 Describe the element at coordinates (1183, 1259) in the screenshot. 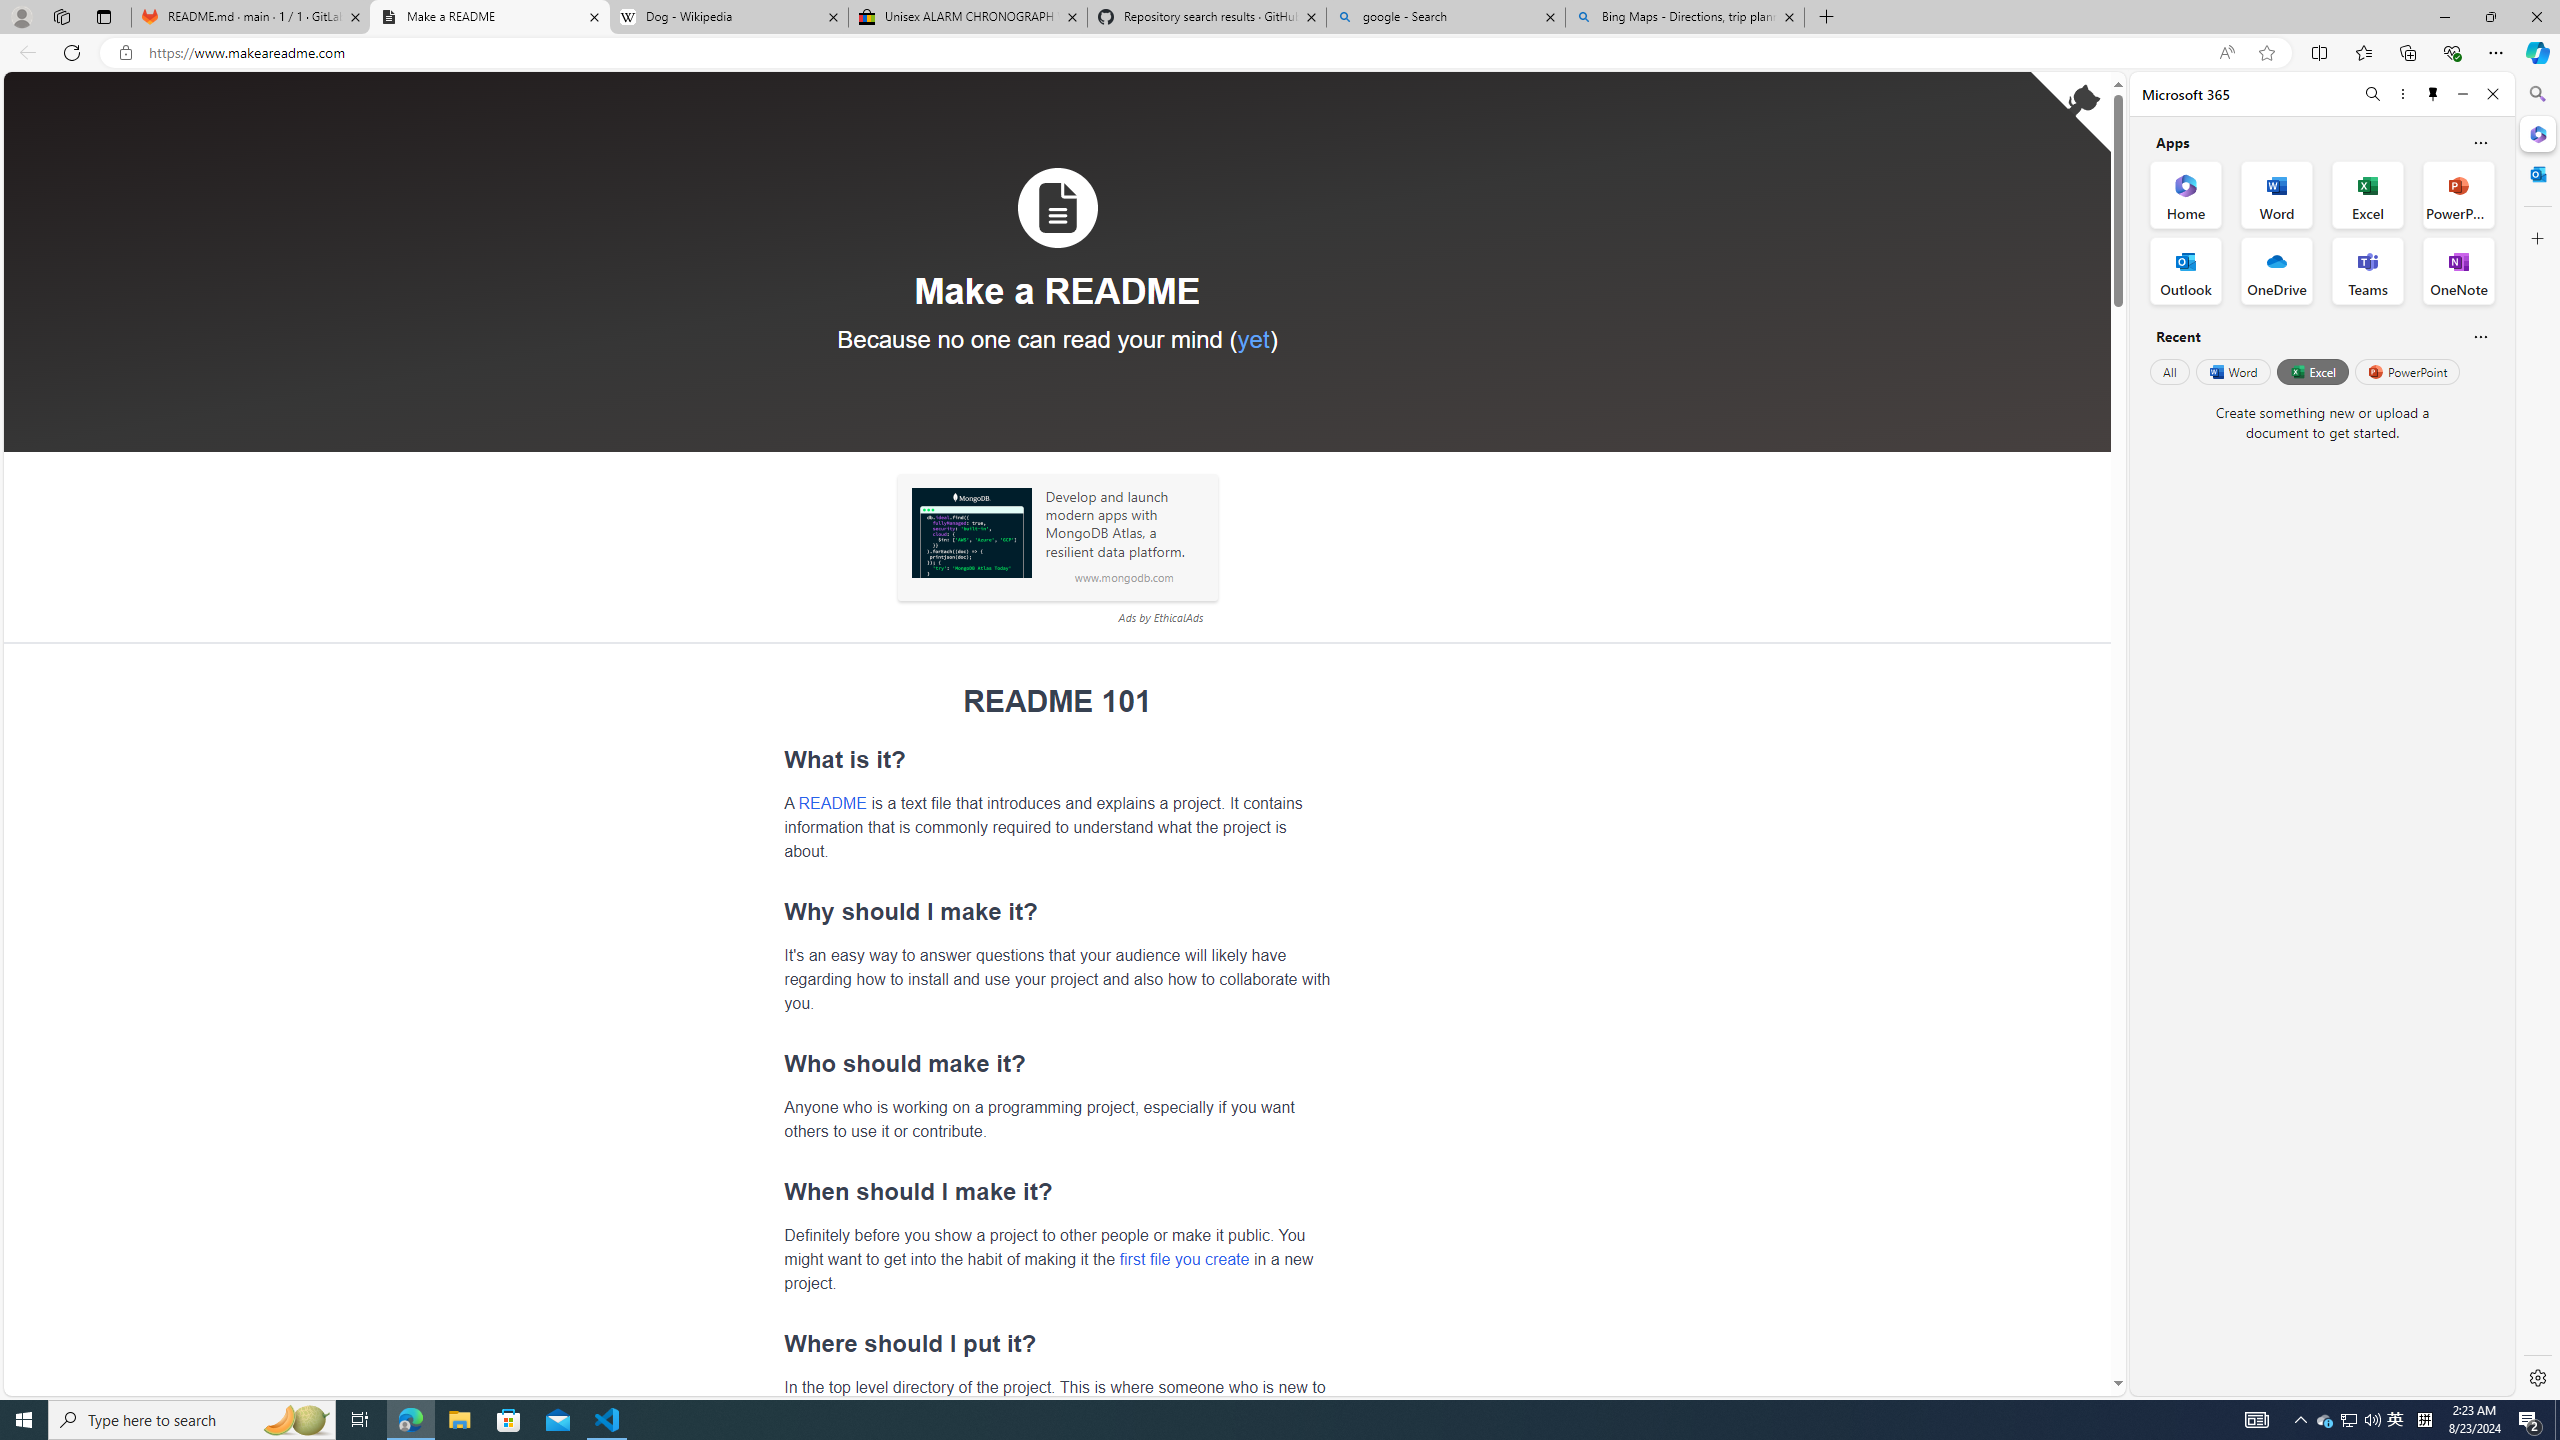

I see `'first file you create'` at that location.